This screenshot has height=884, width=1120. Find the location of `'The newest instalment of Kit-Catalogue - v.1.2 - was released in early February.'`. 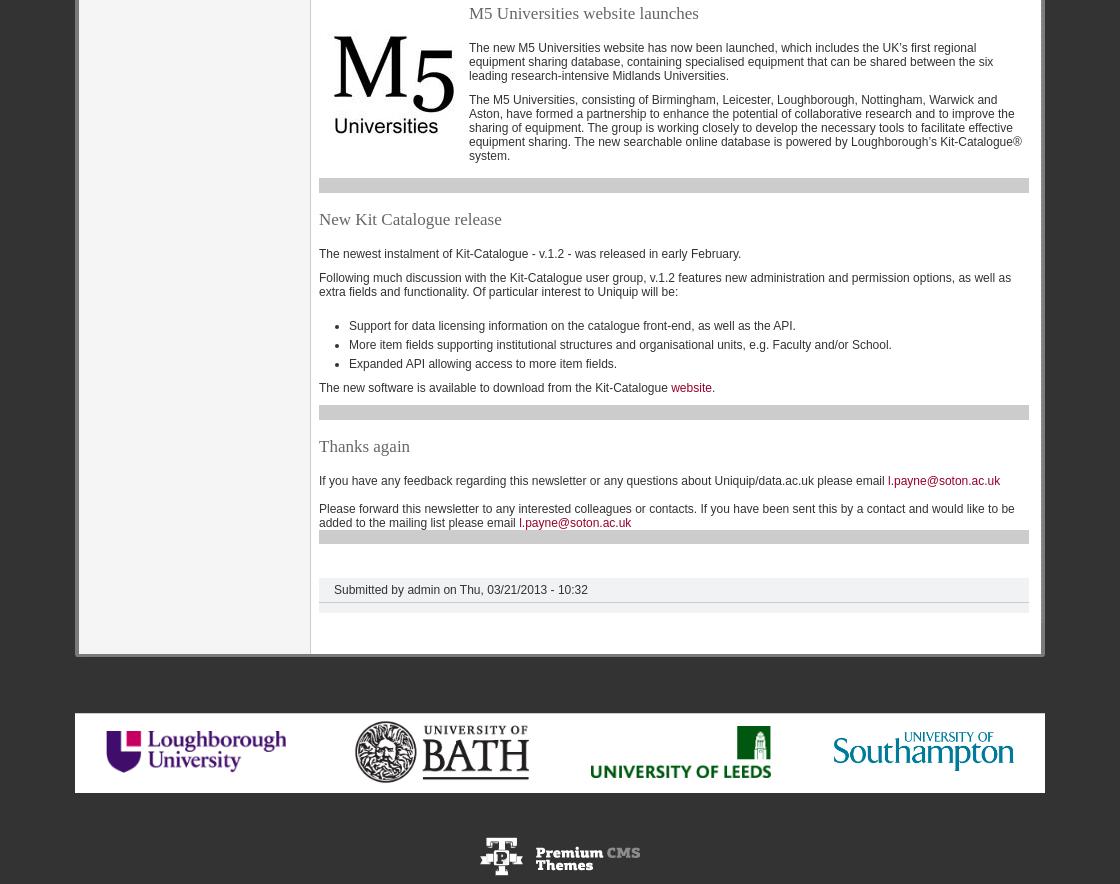

'The newest instalment of Kit-Catalogue - v.1.2 - was released in early February.' is located at coordinates (529, 253).